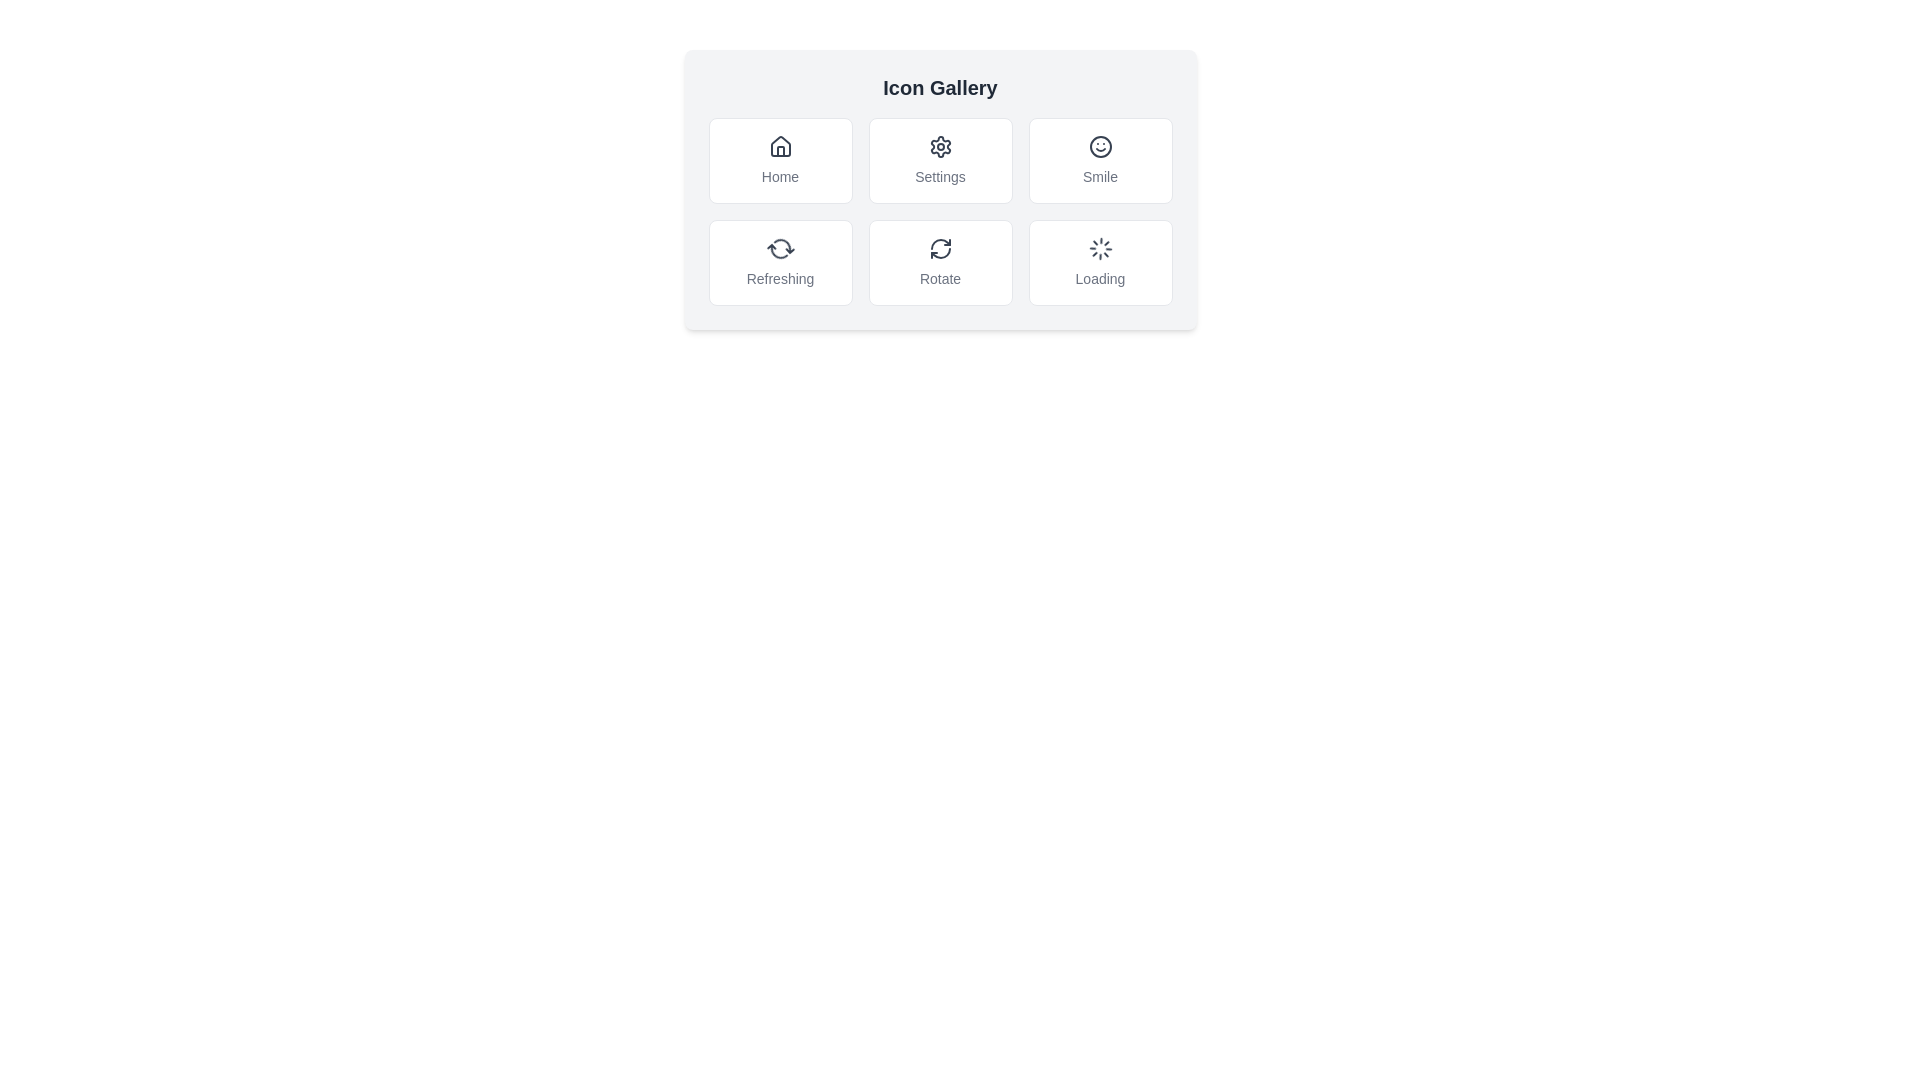  I want to click on the visual state of the 'Smile' icon located within the third button of the top row in the 'Icon Gallery', so click(1099, 145).